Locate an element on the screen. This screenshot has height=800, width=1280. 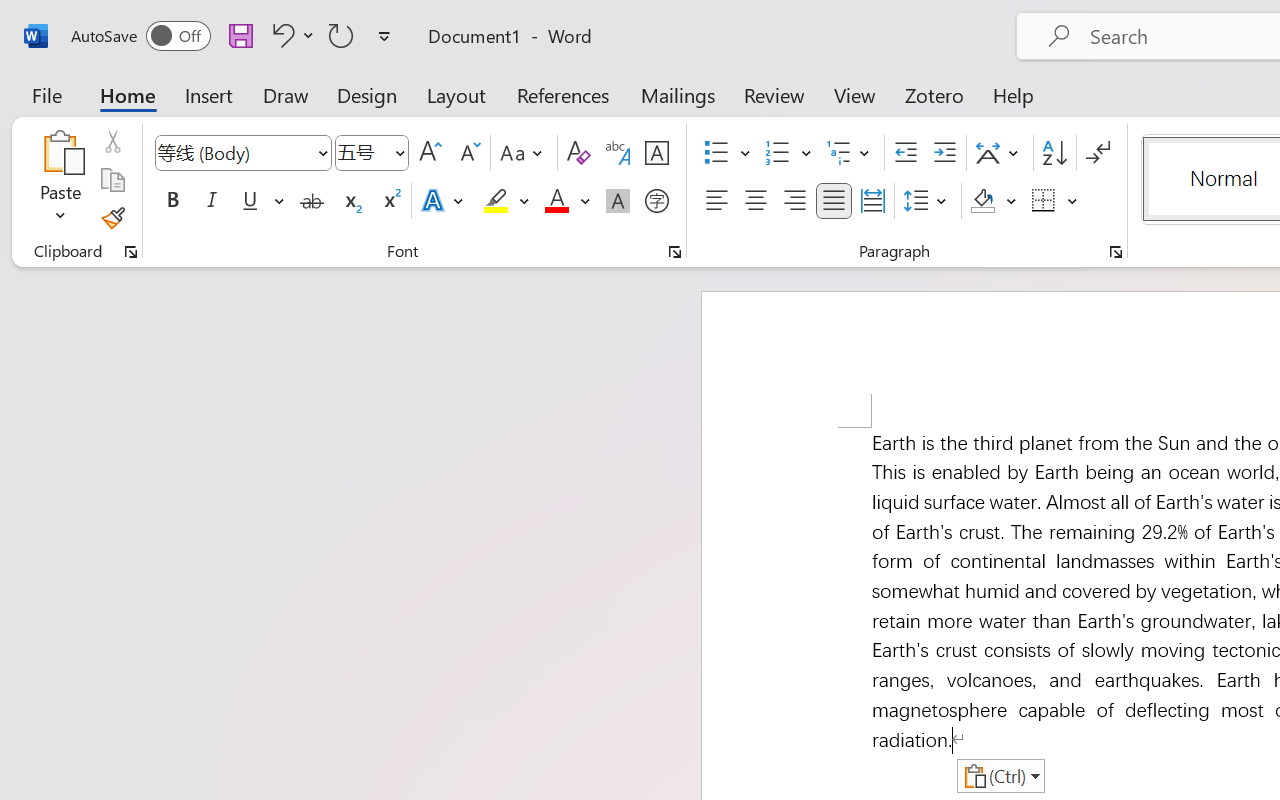
'Increase Indent' is located at coordinates (943, 153).